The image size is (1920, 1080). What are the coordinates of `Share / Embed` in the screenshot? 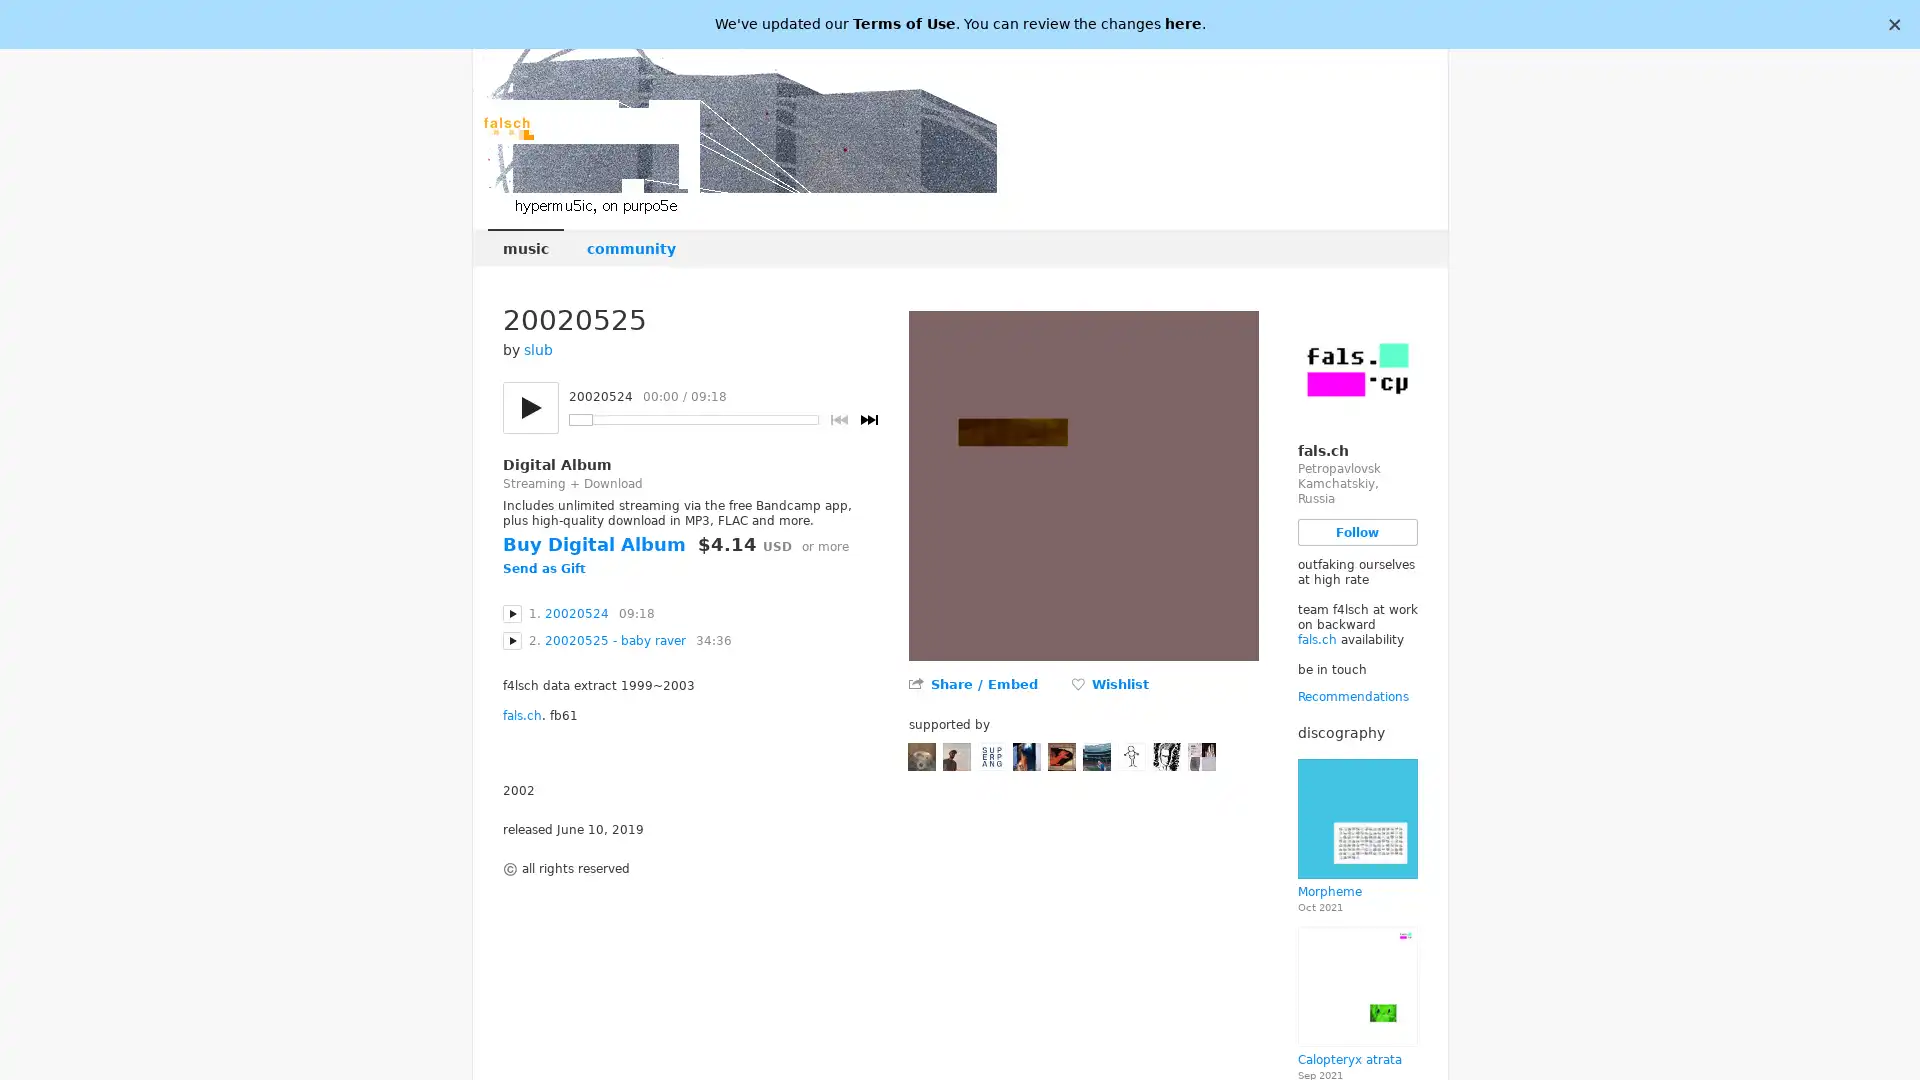 It's located at (983, 683).